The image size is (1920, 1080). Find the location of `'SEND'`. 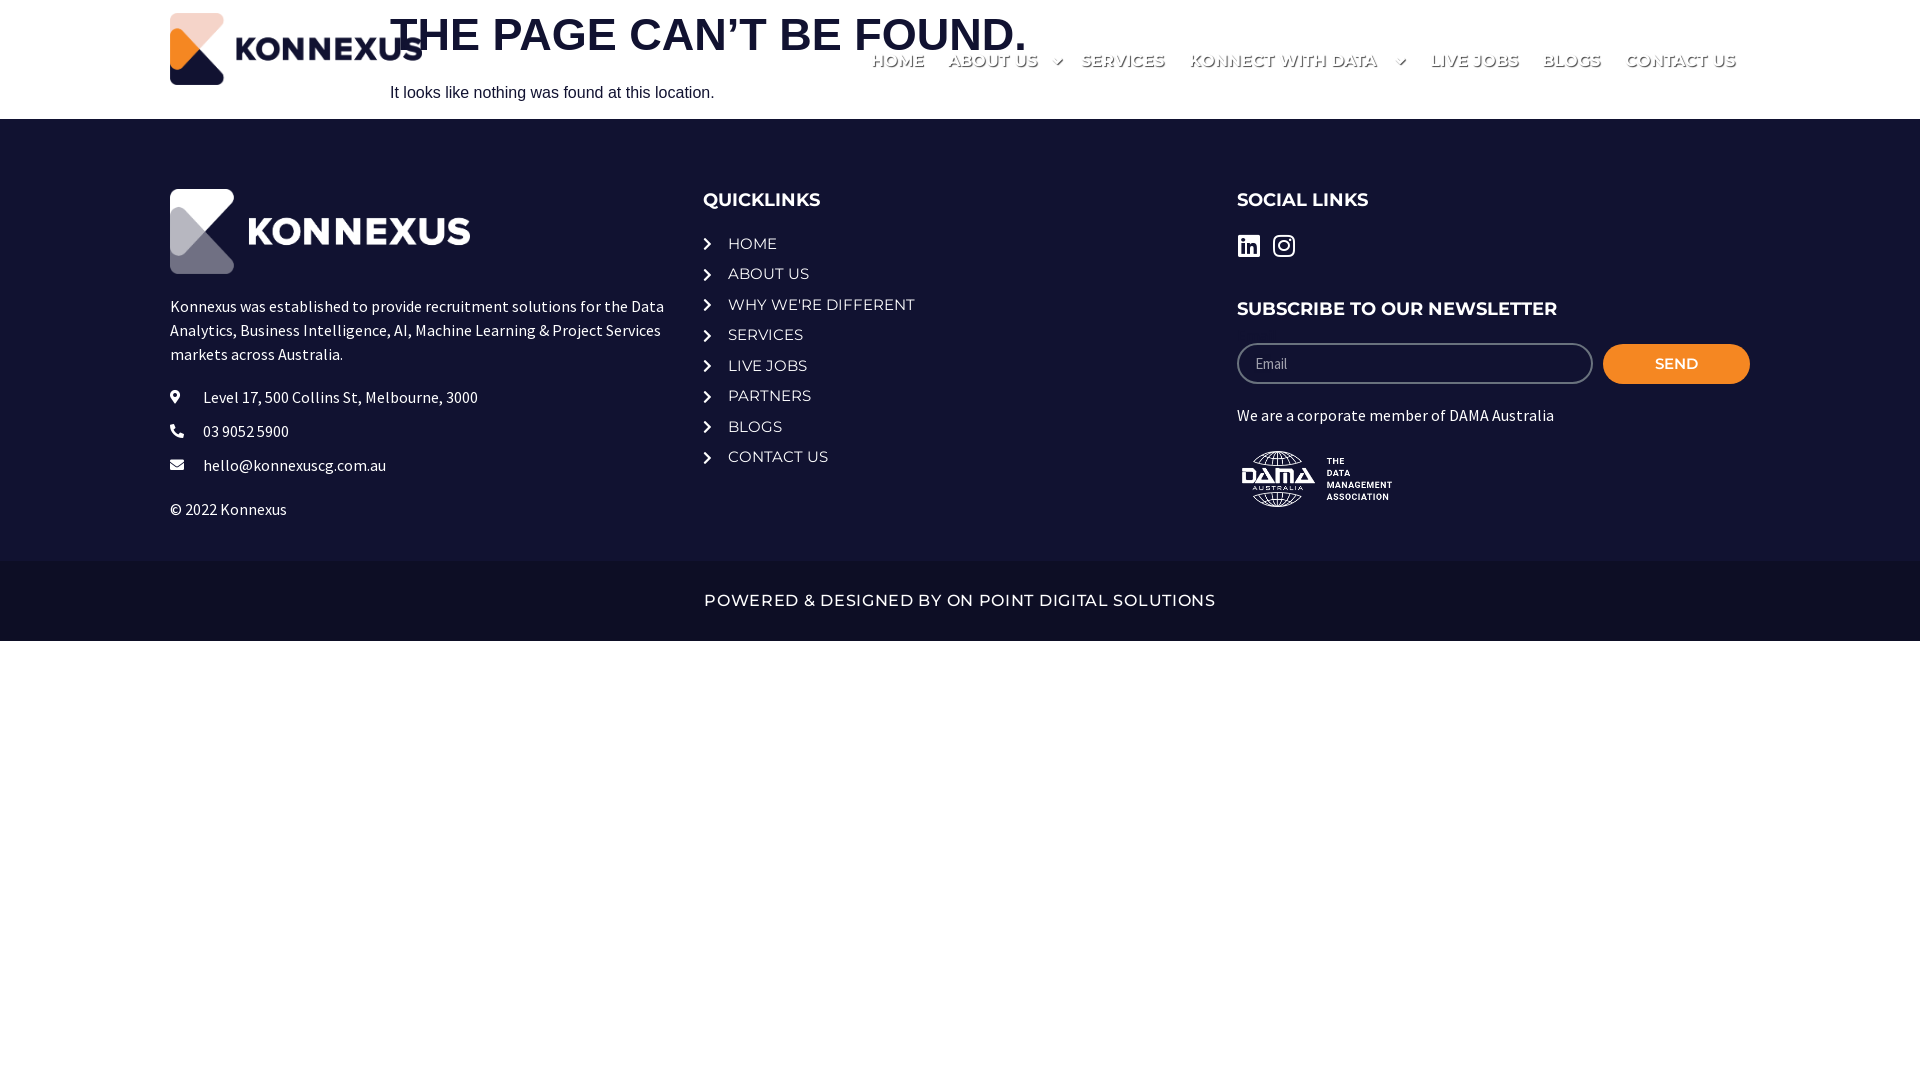

'SEND' is located at coordinates (1676, 363).